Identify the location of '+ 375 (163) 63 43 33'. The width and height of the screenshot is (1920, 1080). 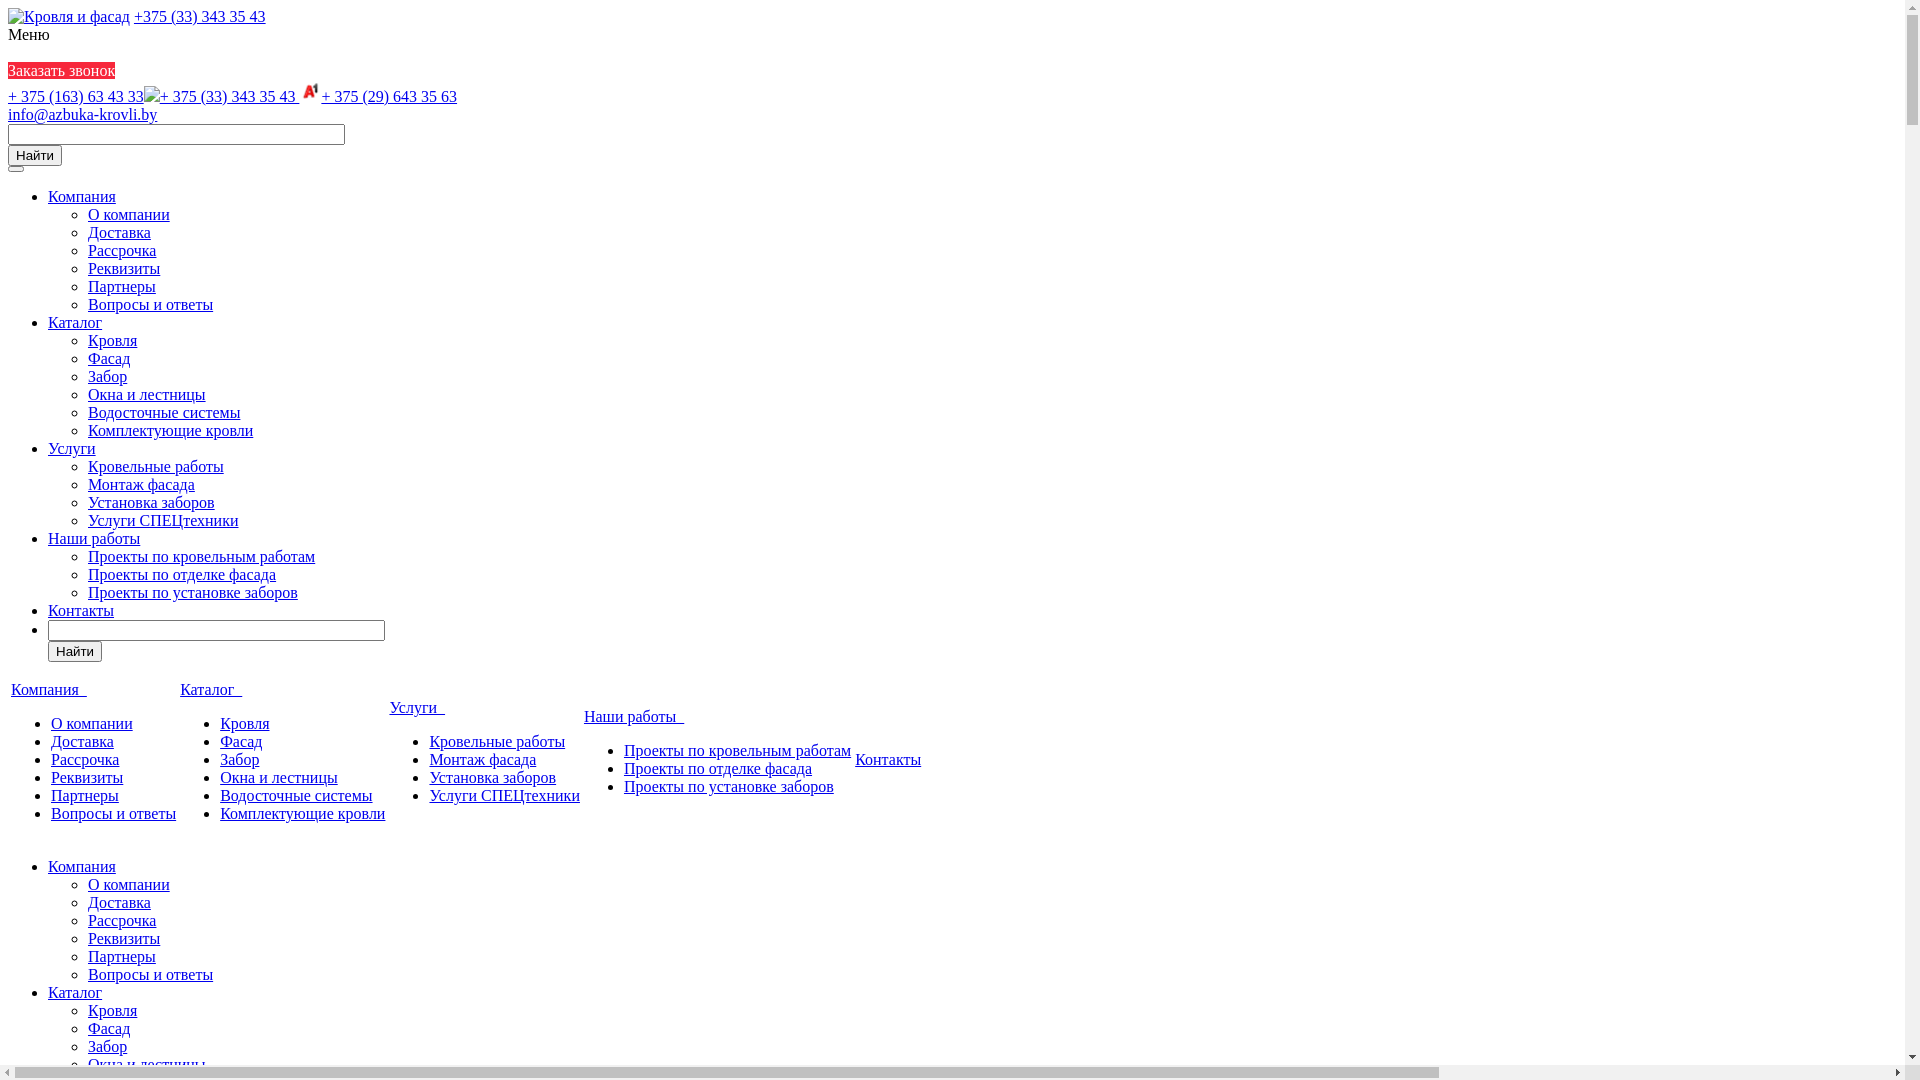
(76, 96).